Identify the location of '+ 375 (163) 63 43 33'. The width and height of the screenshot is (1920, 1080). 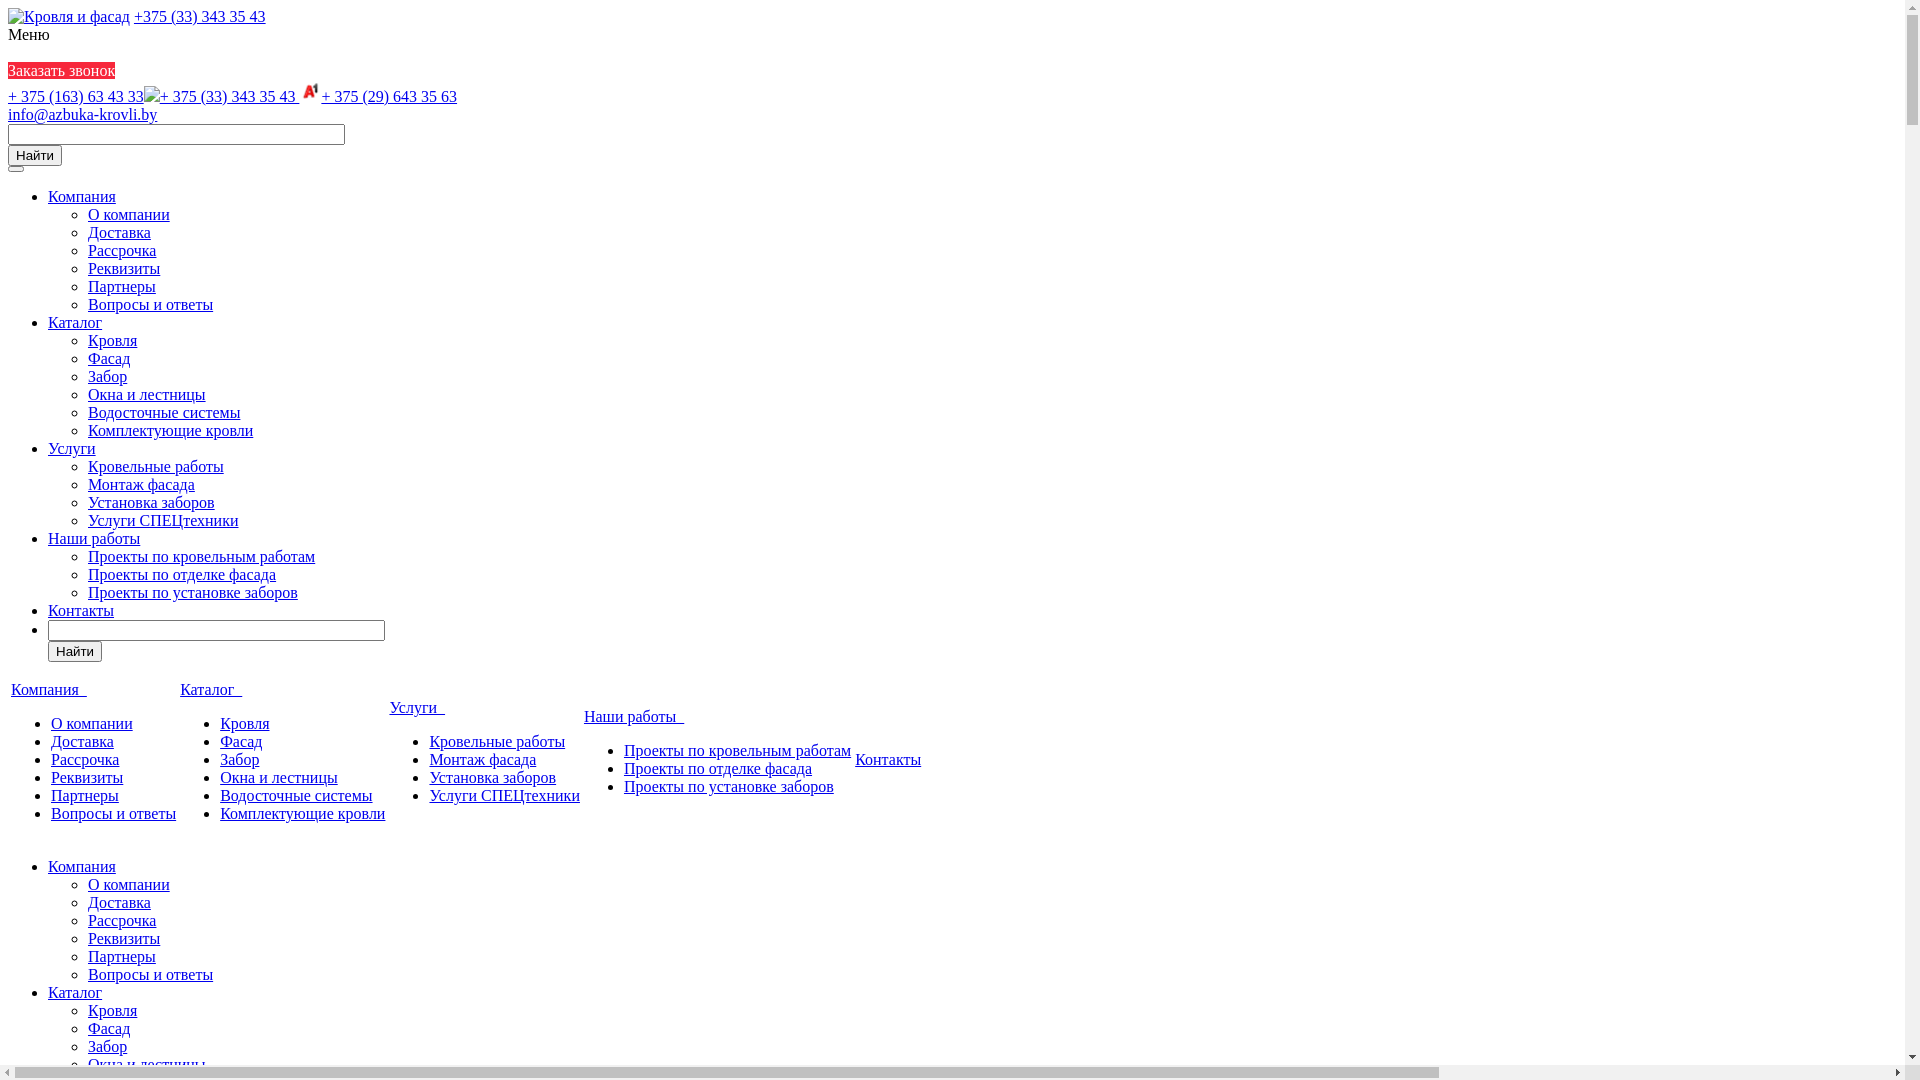
(76, 96).